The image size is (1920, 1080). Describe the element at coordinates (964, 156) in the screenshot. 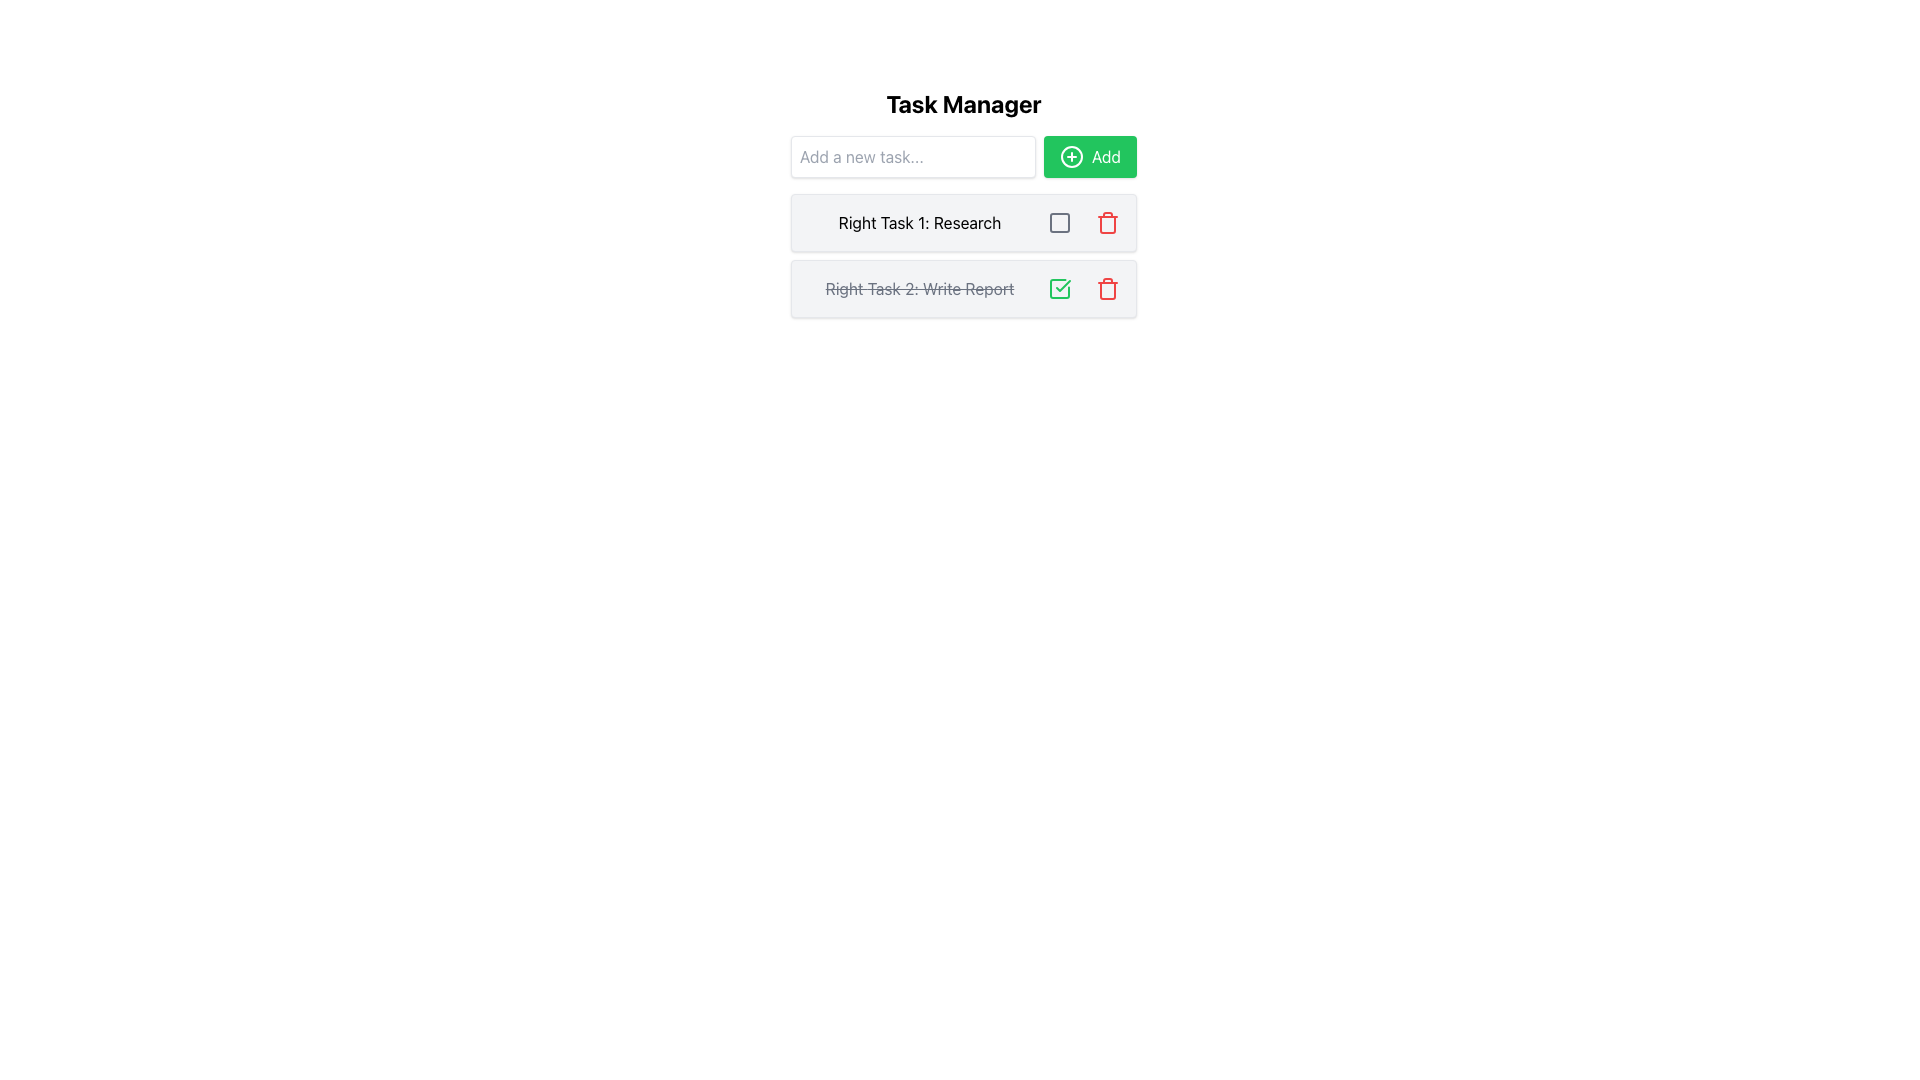

I see `the input field of the 'Add a new task...' area in the Task Manager section for focus` at that location.